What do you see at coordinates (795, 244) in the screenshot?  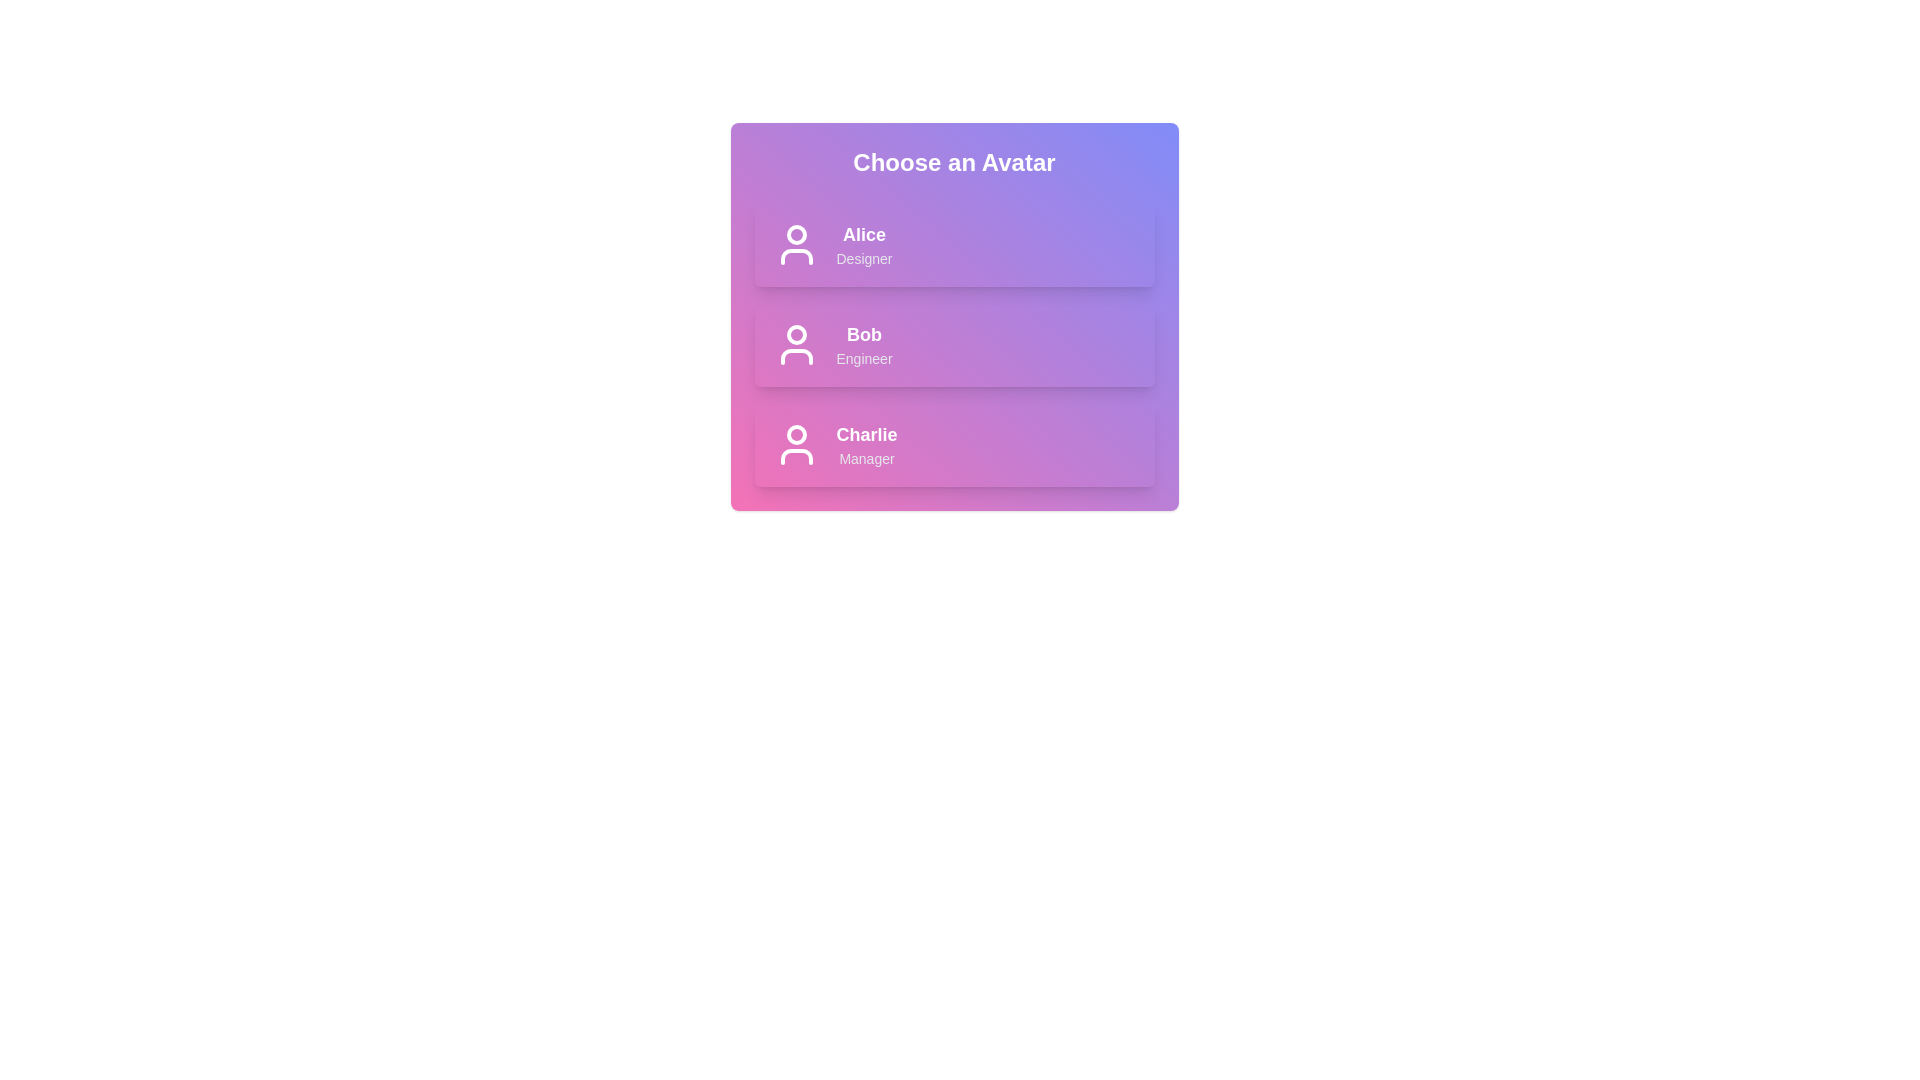 I see `the user 'Alice' icon located above the 'AliceDesigner' label text` at bounding box center [795, 244].